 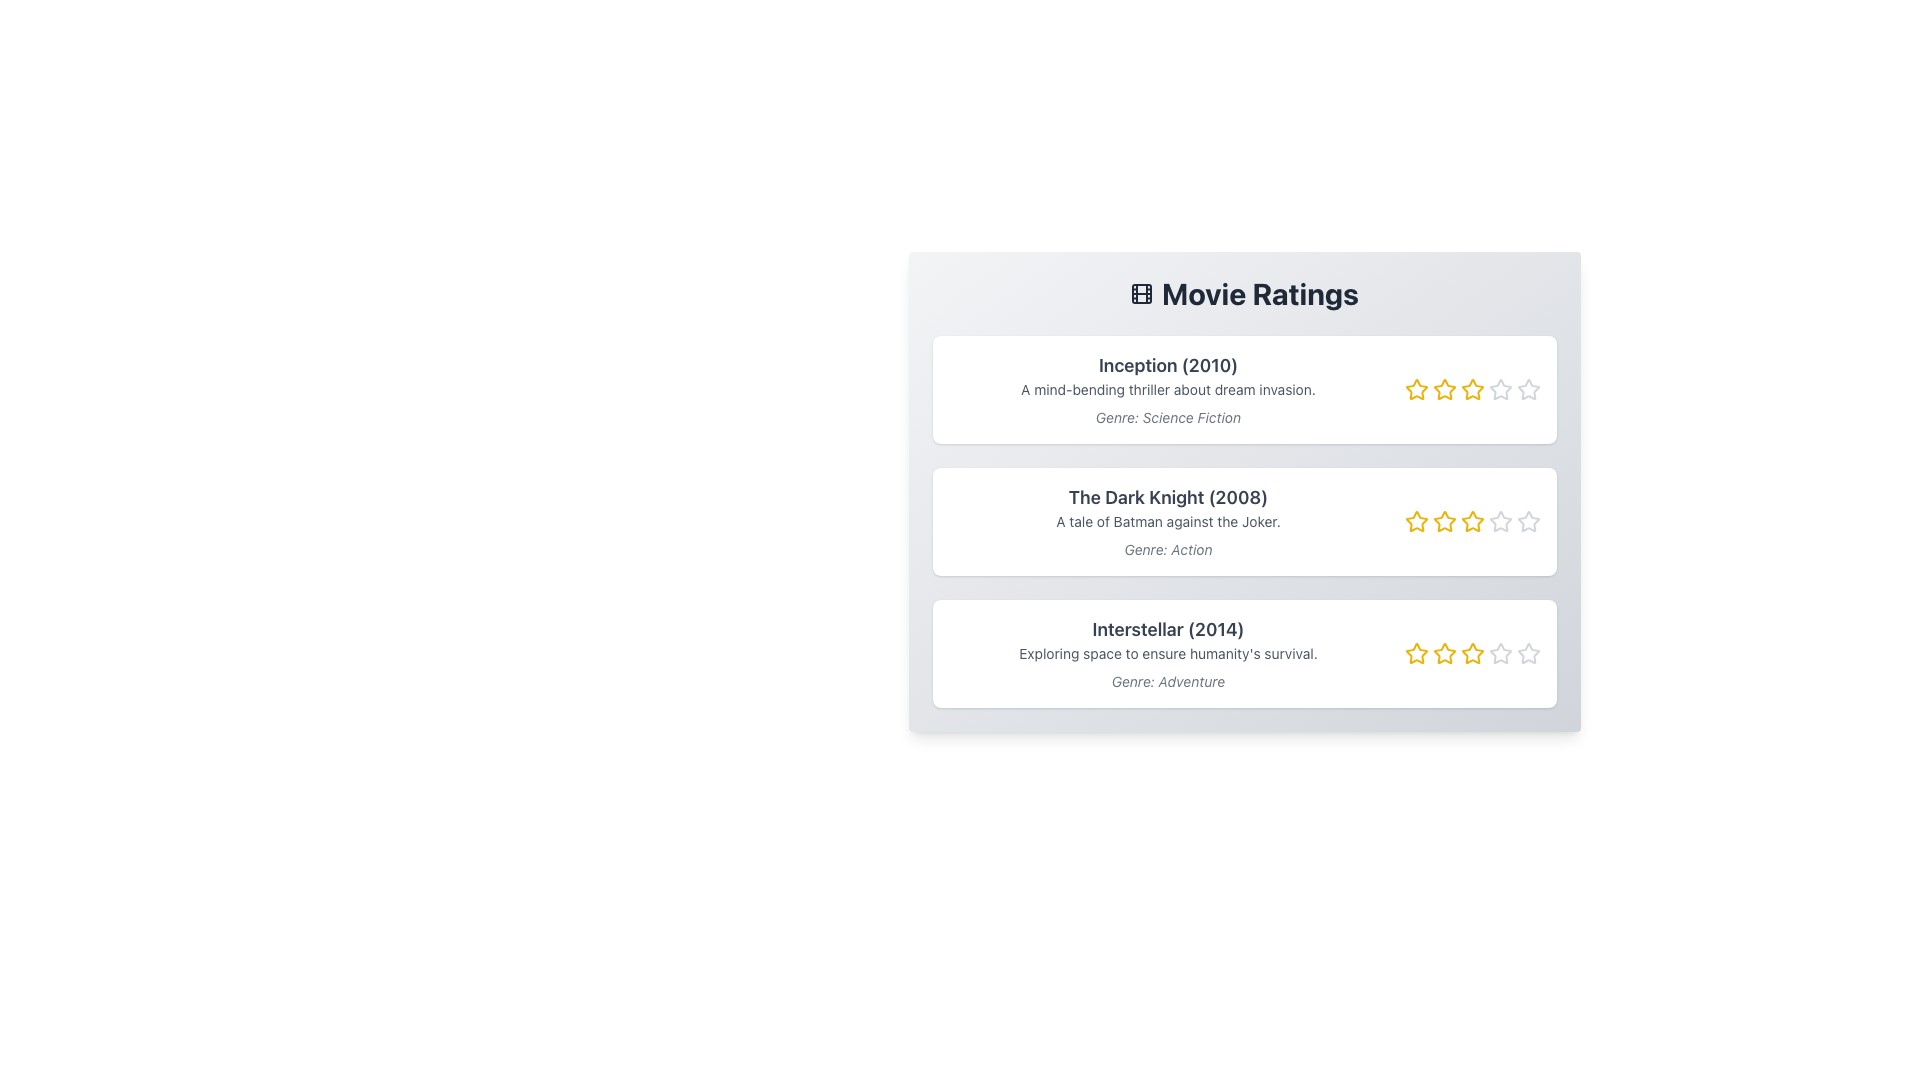 I want to click on the second yellow star icon in the rating section for the movie 'The Dark Knight (2008)' to set the rating, so click(x=1444, y=519).